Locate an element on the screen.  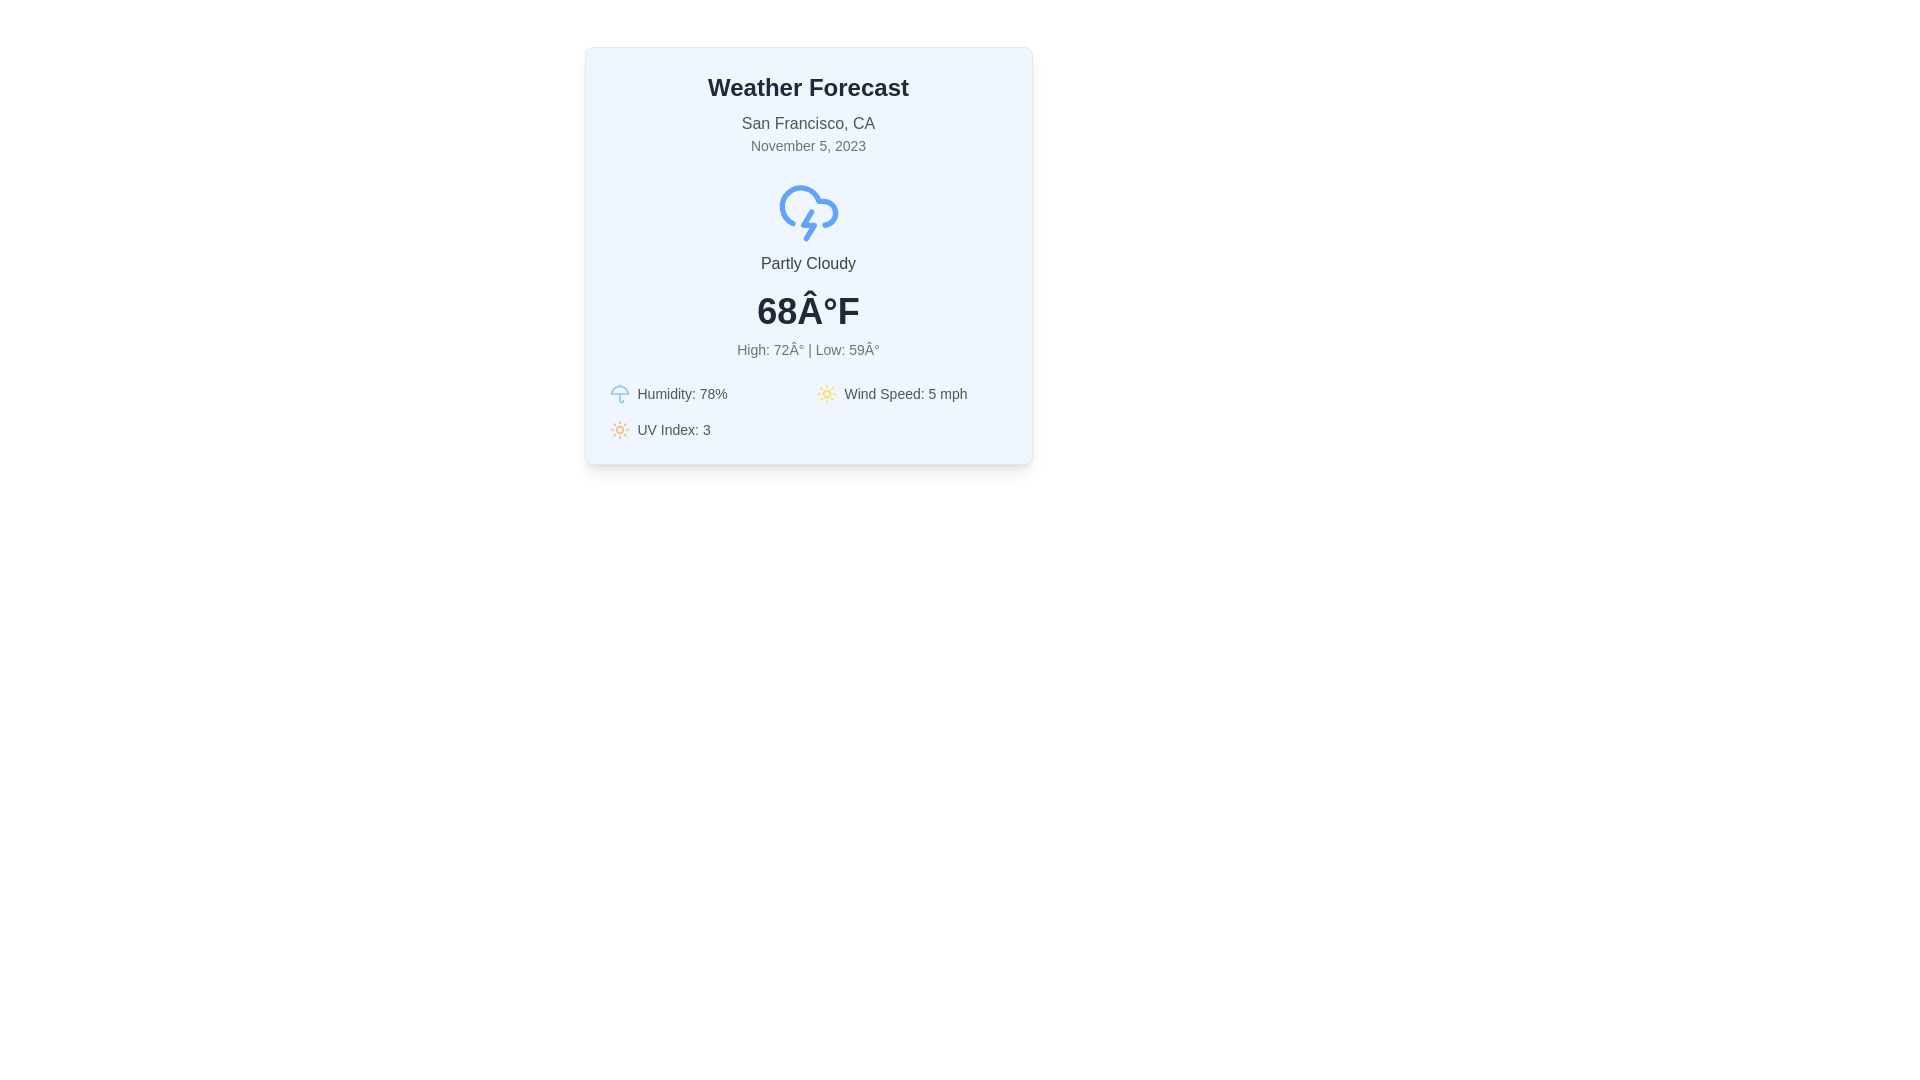
the text element that communicates the forecasted high and low temperatures for the day, positioned beneath the '68°F' element and horizontally centered within the card is located at coordinates (808, 349).